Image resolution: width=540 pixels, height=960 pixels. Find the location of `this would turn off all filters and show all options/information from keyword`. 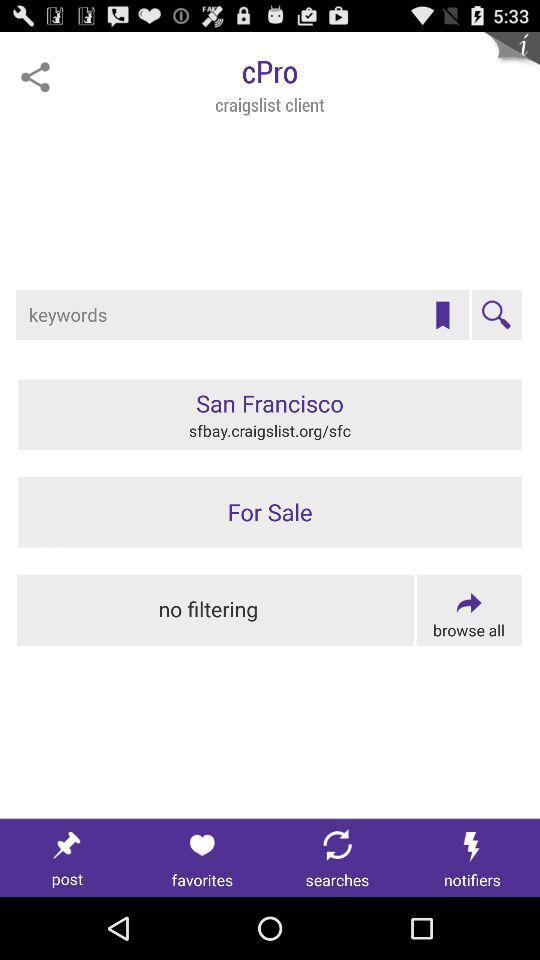

this would turn off all filters and show all options/information from keyword is located at coordinates (214, 609).